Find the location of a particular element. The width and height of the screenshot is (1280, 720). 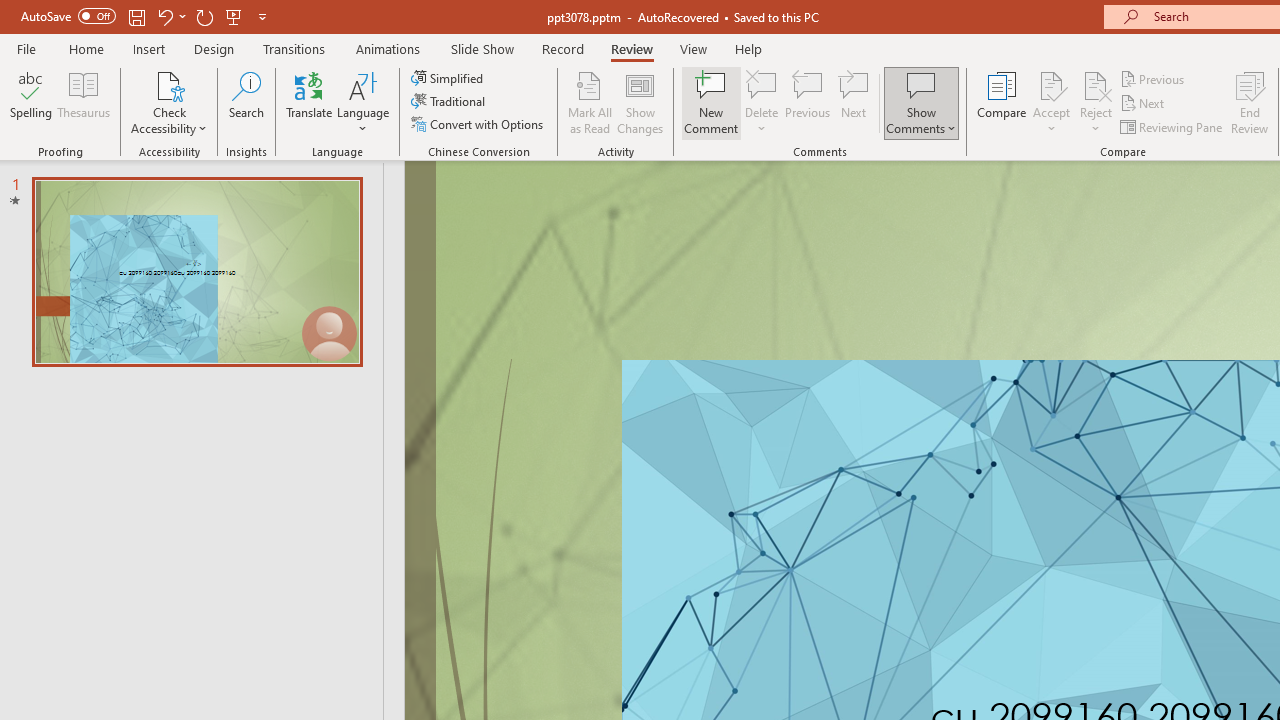

'Mark All as Read' is located at coordinates (589, 103).